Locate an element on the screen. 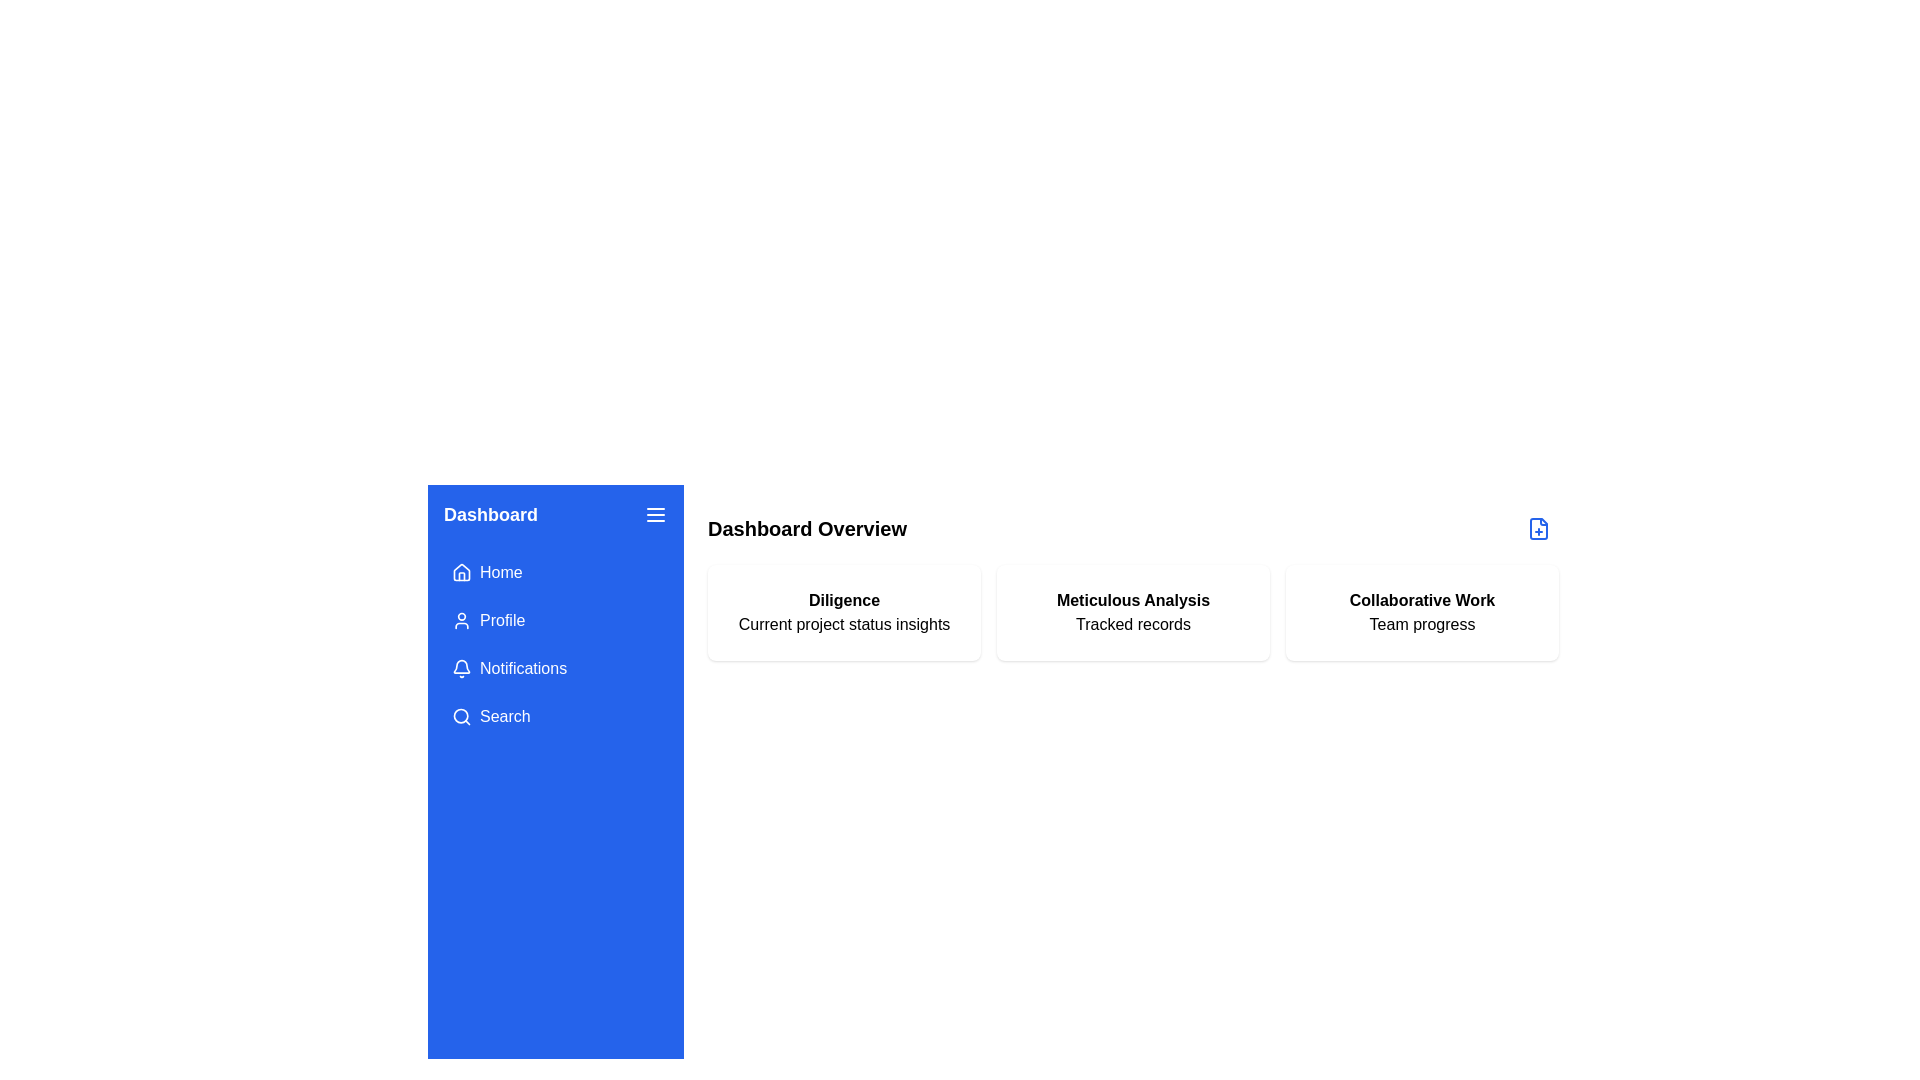  the 'Home' icon located in the sidebar menu is located at coordinates (460, 571).